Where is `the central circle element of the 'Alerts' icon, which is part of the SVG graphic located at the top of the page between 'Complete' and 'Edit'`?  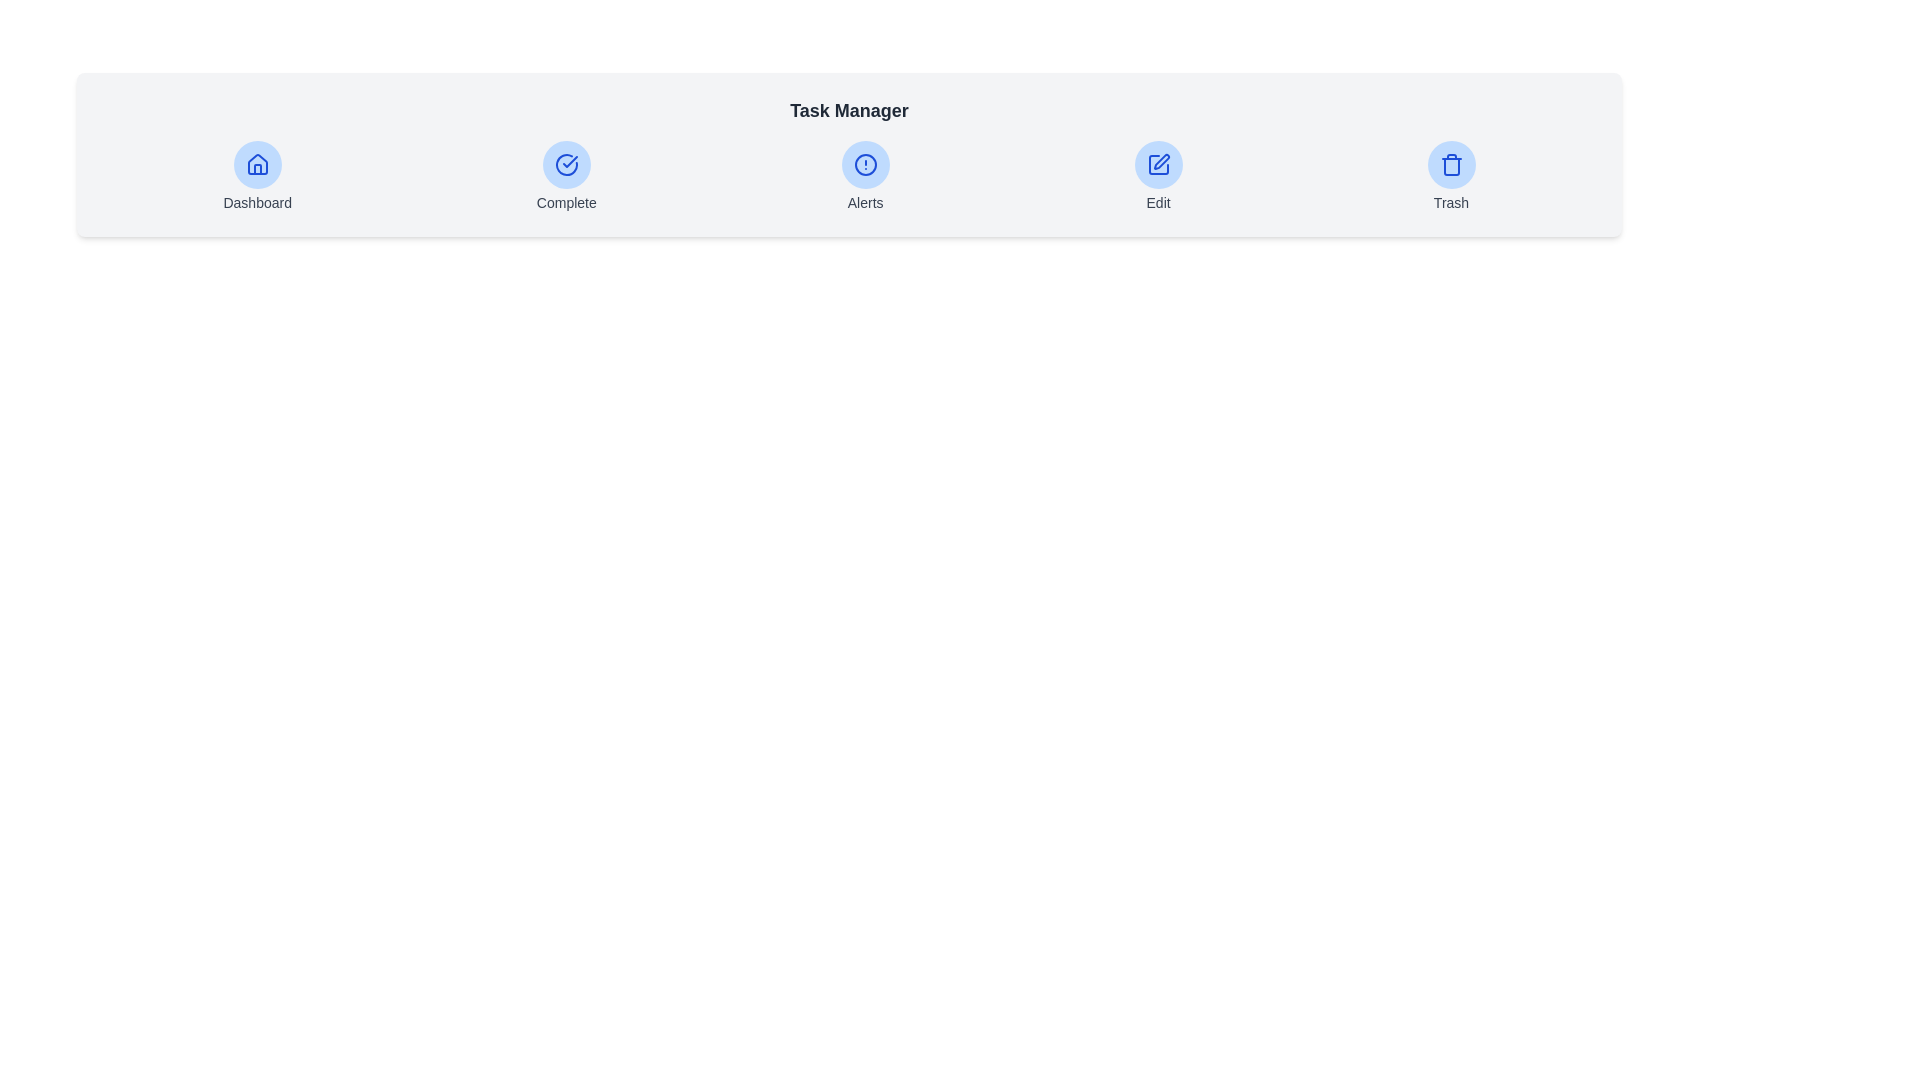
the central circle element of the 'Alerts' icon, which is part of the SVG graphic located at the top of the page between 'Complete' and 'Edit' is located at coordinates (865, 164).